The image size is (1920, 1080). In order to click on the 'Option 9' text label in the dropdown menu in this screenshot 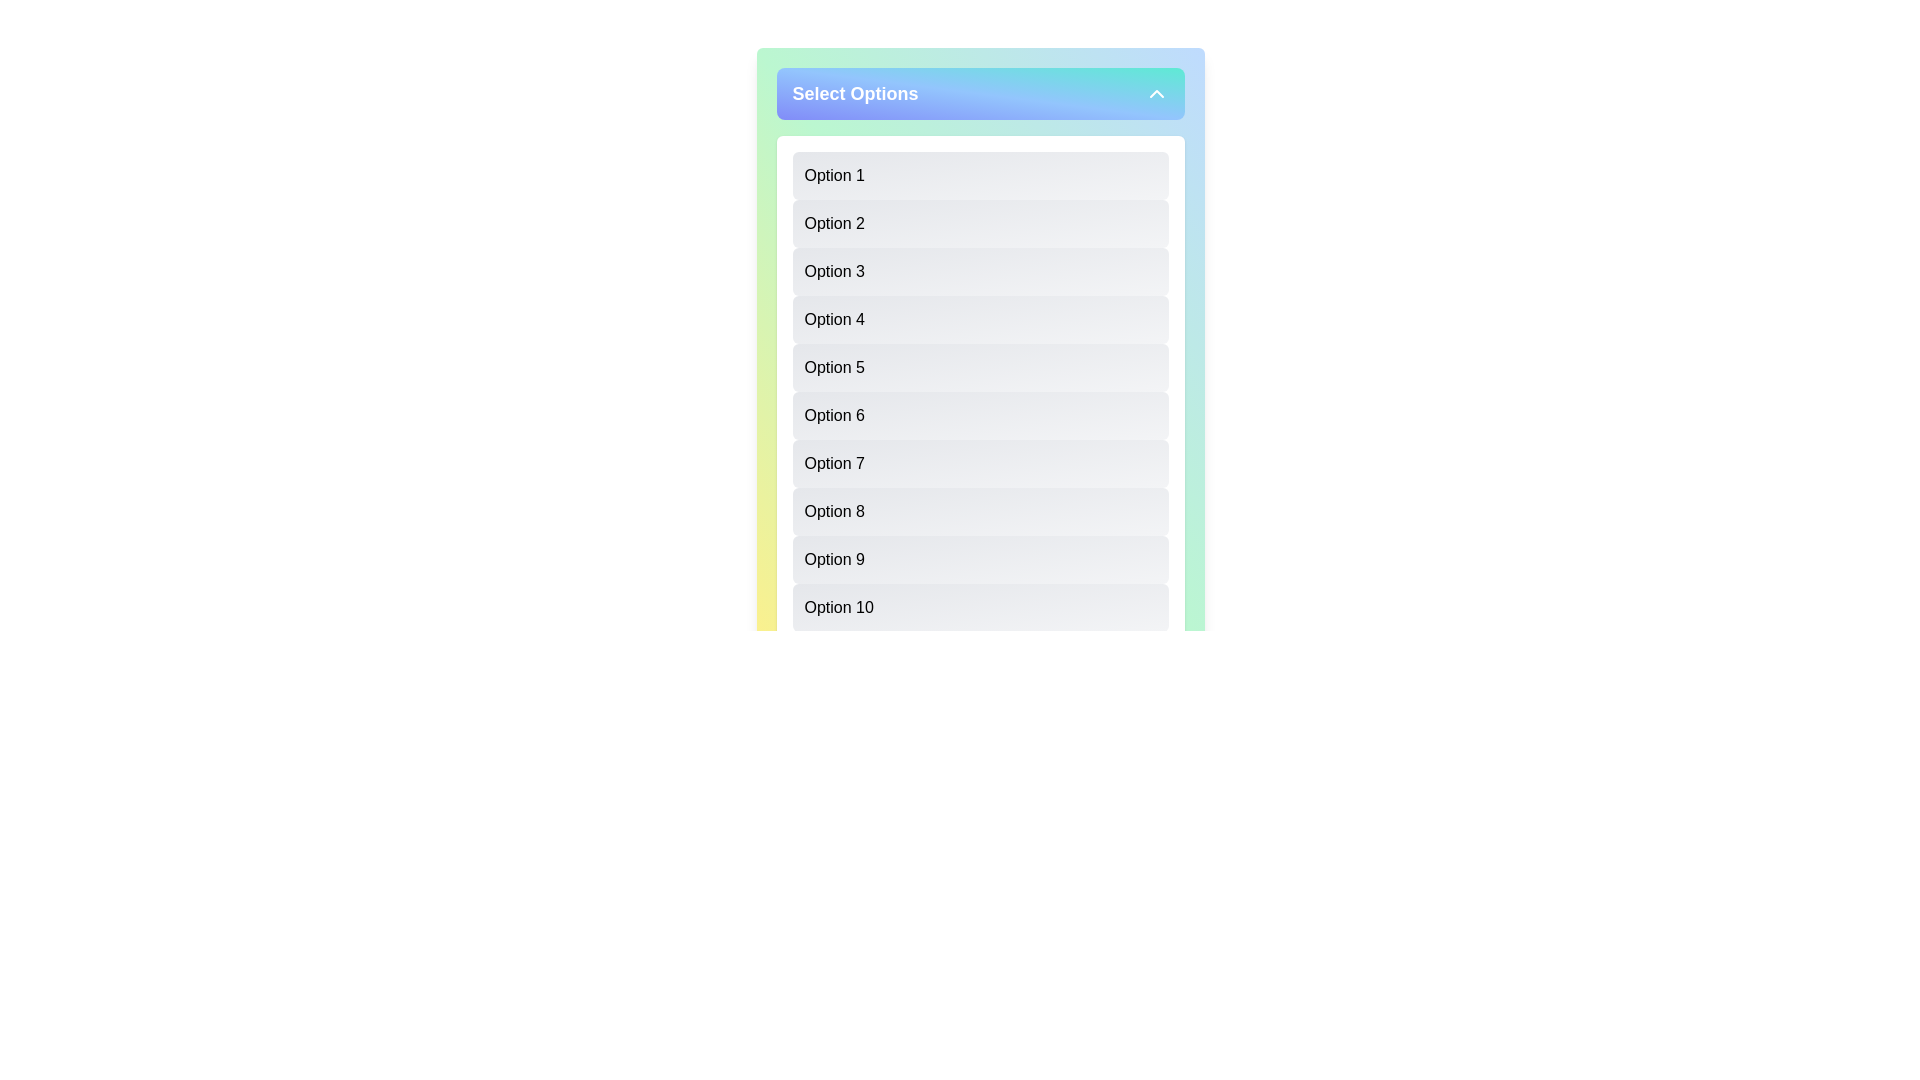, I will do `click(834, 559)`.